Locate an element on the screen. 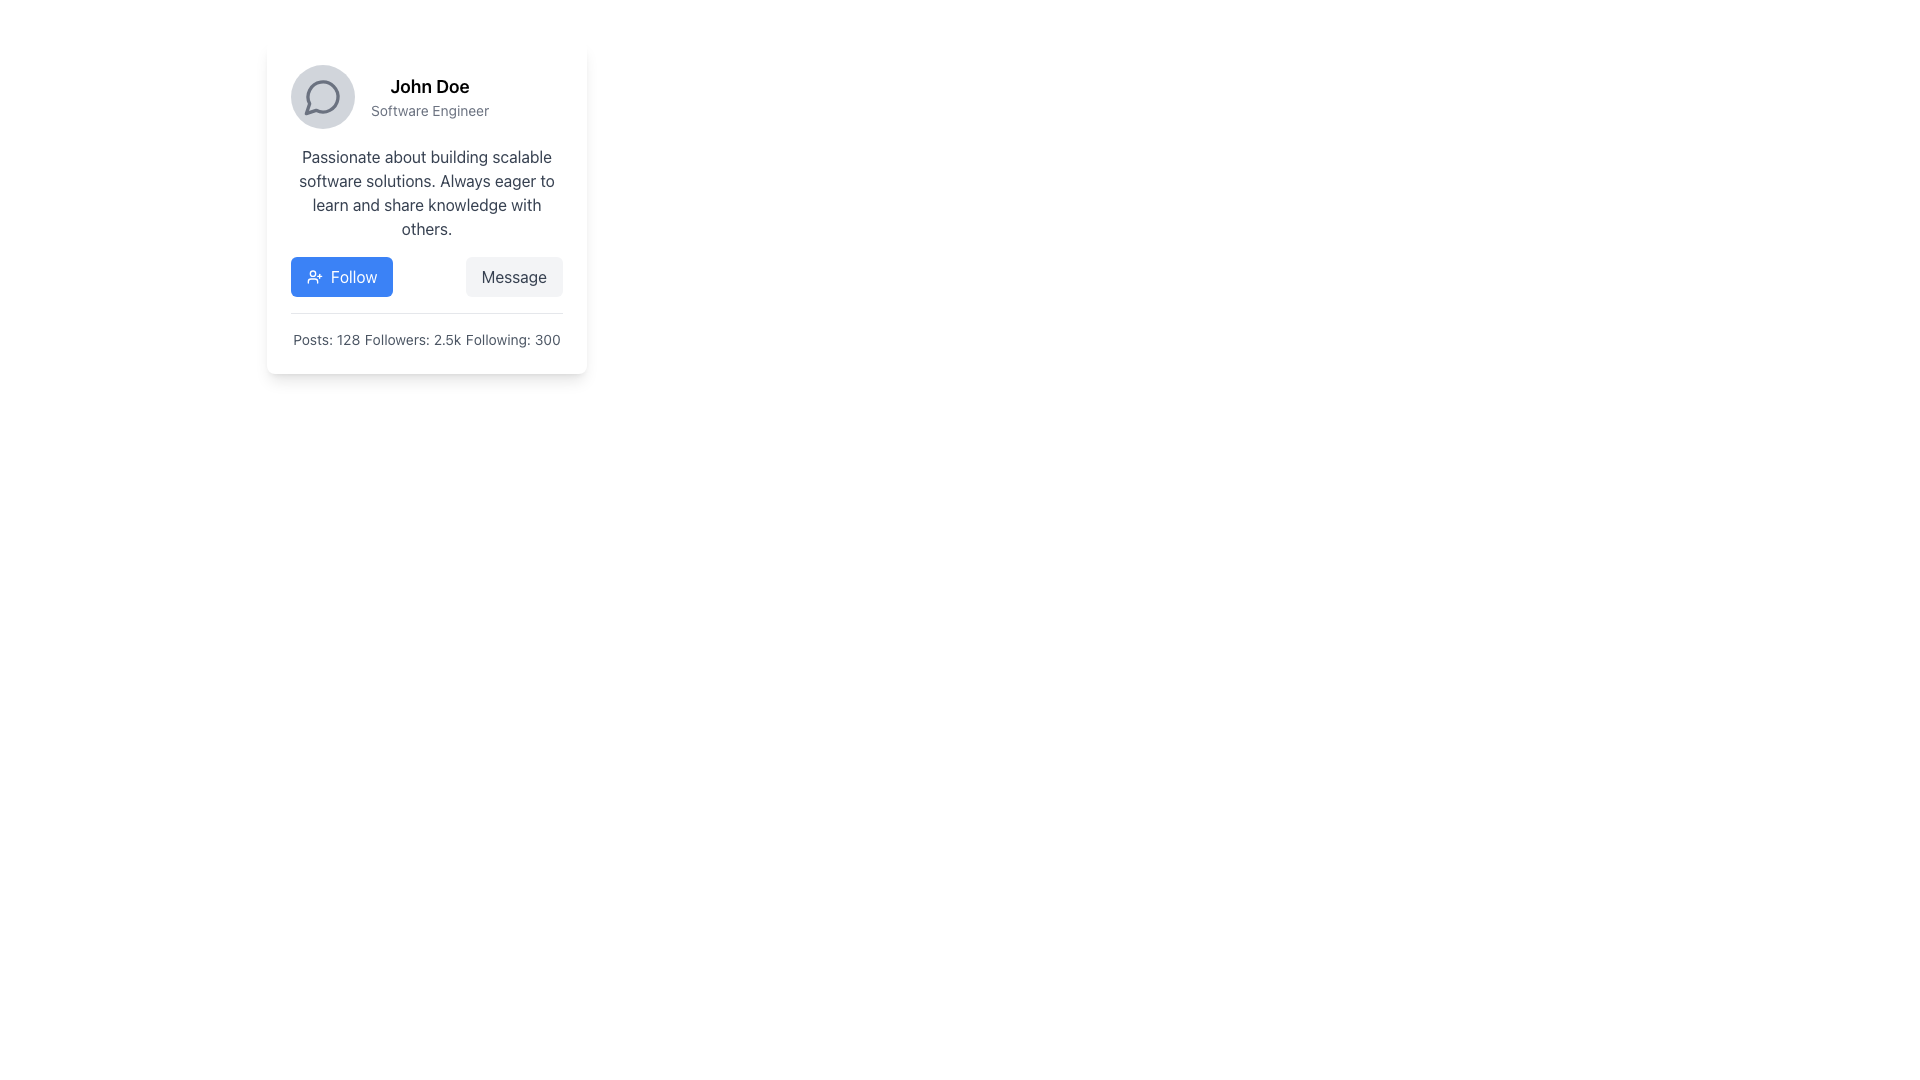  static text of the 'Follow' button located under the profile information of 'John Doe', to the left of the 'Message' button is located at coordinates (354, 277).